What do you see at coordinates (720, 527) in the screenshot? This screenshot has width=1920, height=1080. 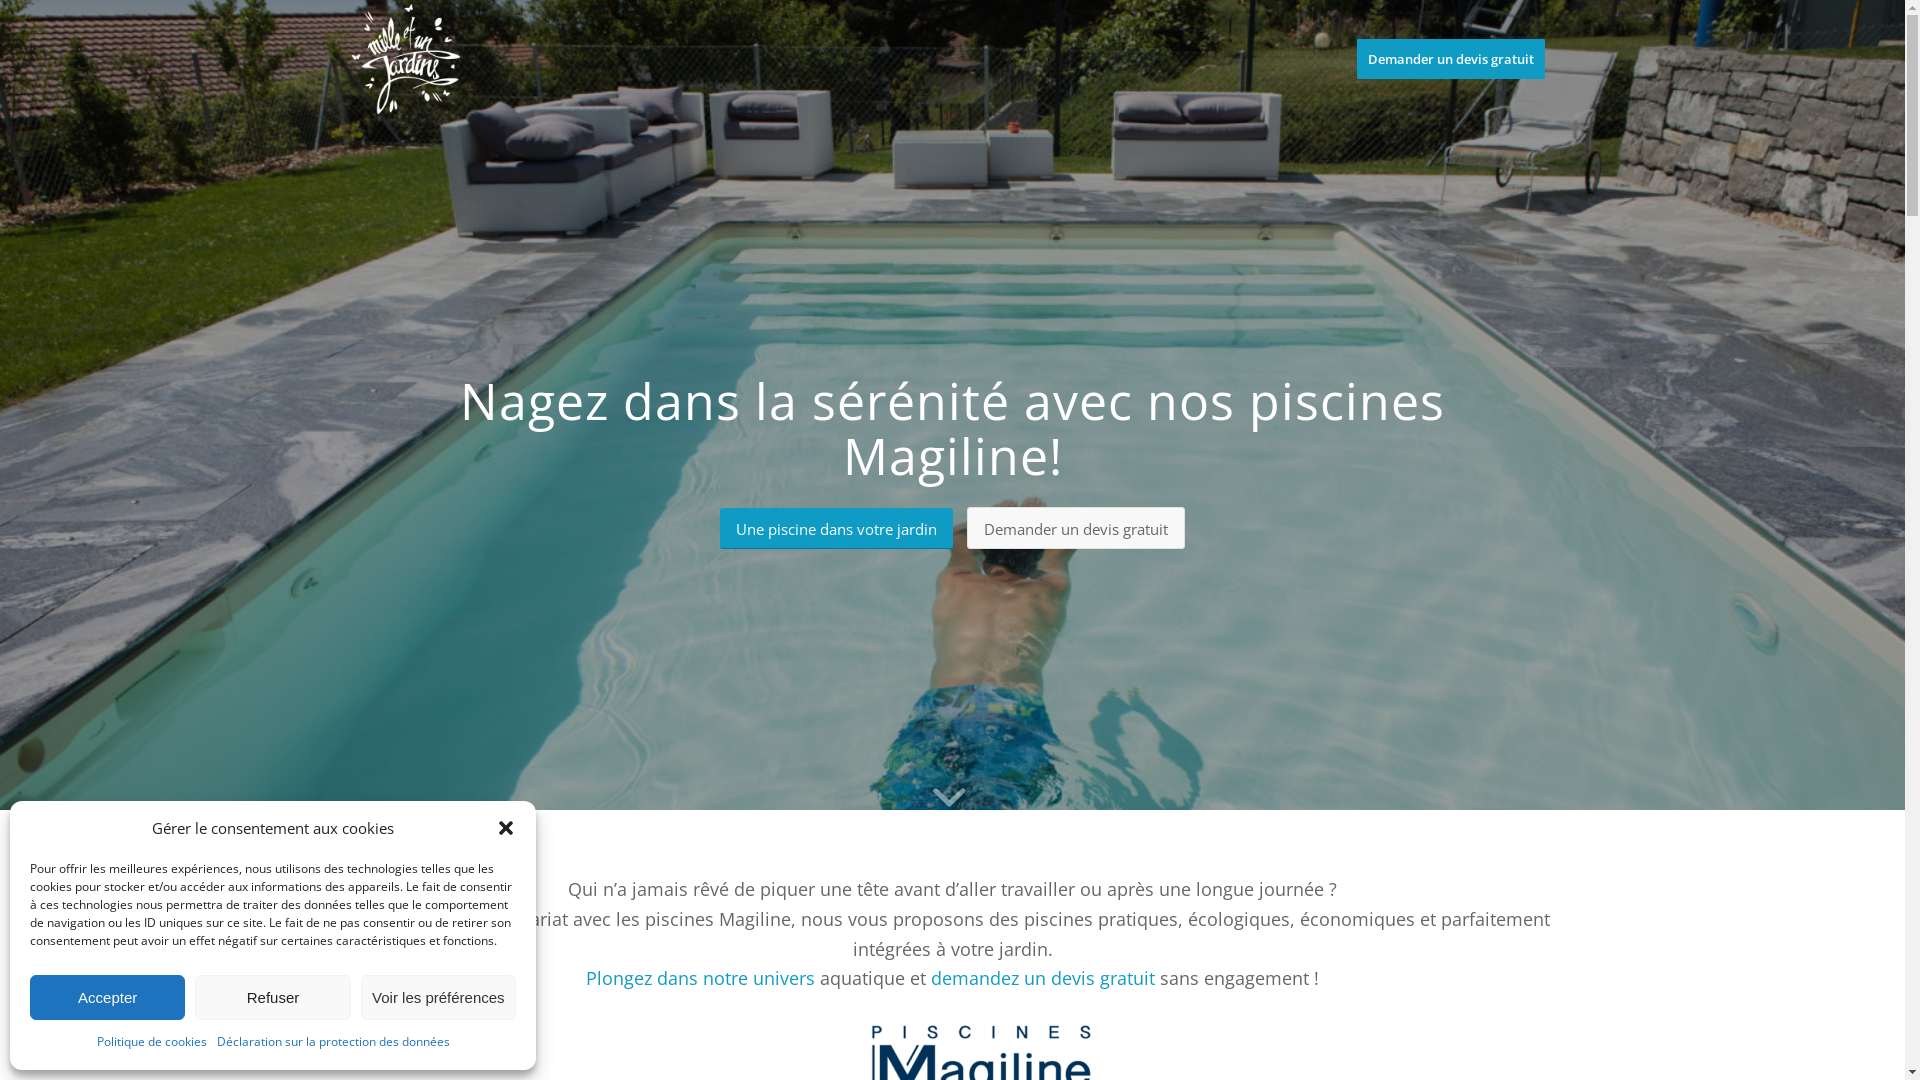 I see `'Une piscine dans votre jardin'` at bounding box center [720, 527].